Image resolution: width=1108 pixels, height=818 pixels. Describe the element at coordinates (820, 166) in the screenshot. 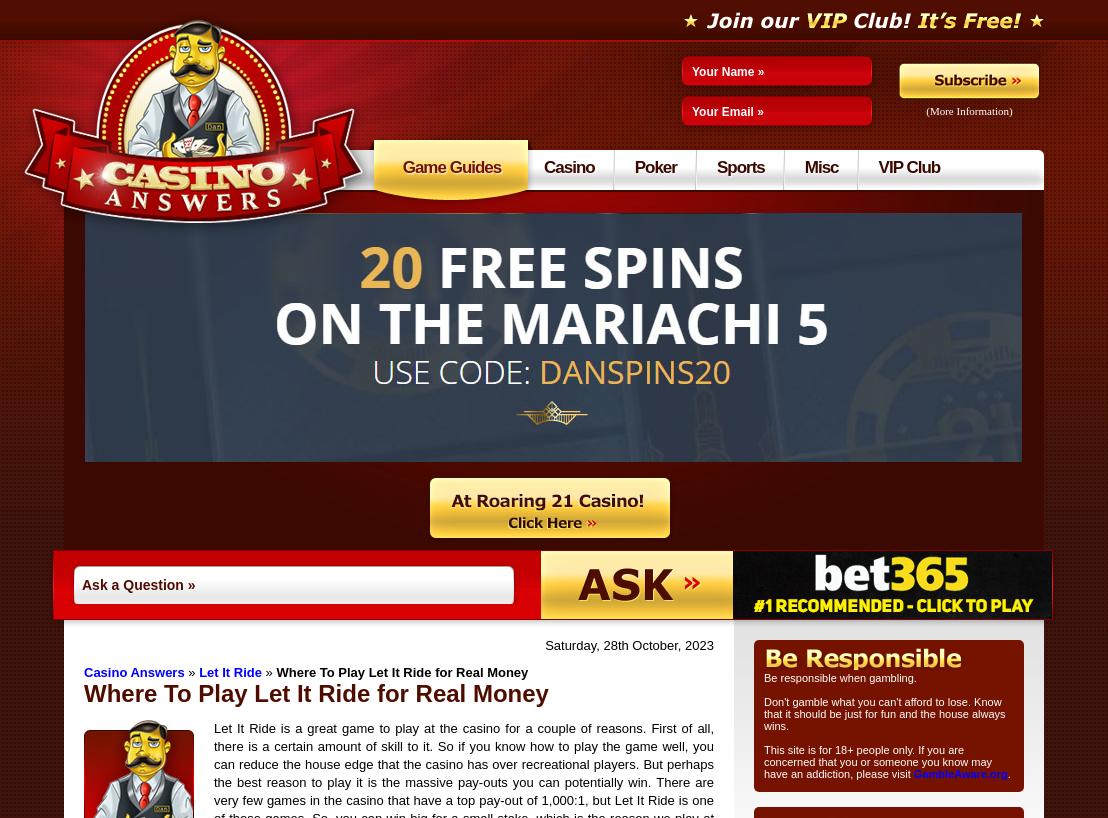

I see `'Misc'` at that location.